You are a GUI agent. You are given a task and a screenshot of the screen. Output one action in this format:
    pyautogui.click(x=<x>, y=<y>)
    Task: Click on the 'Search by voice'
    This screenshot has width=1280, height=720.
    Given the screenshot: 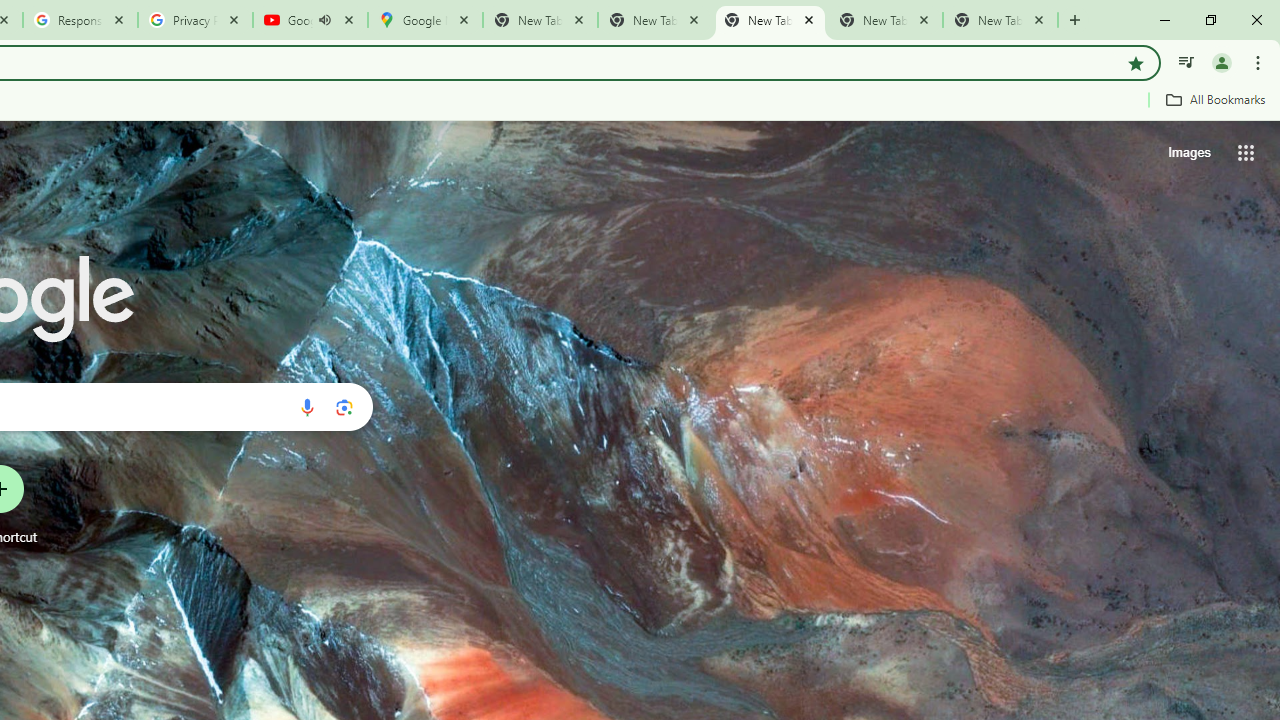 What is the action you would take?
    pyautogui.click(x=306, y=406)
    